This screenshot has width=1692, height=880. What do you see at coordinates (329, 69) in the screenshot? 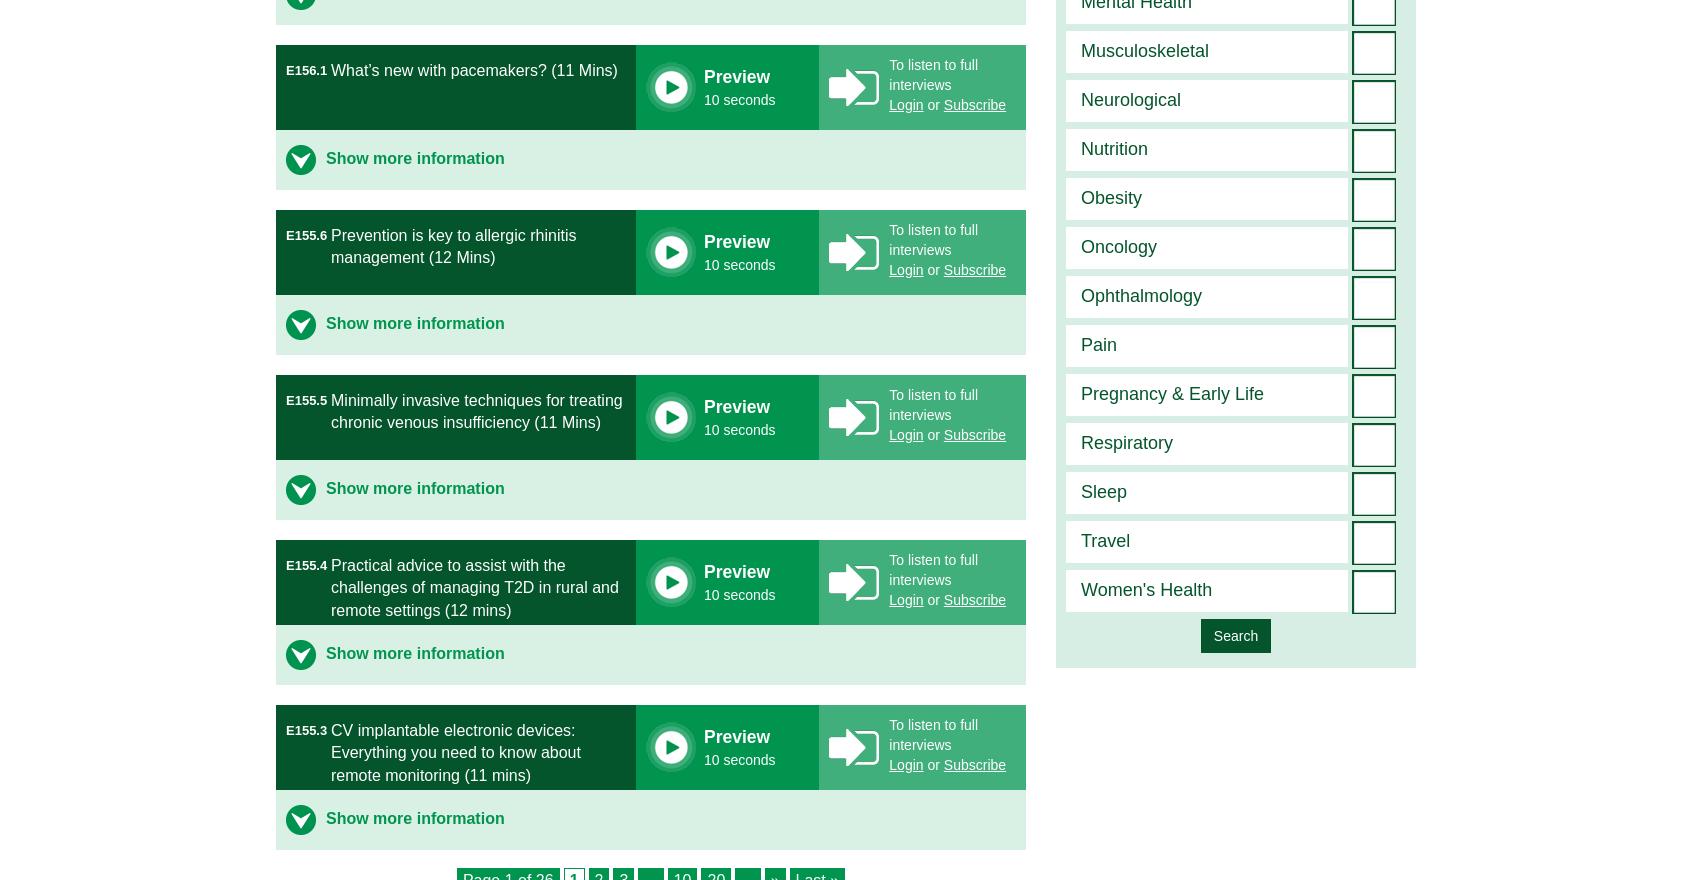
I see `'What’s new with pacemakers? (11 Mins)'` at bounding box center [329, 69].